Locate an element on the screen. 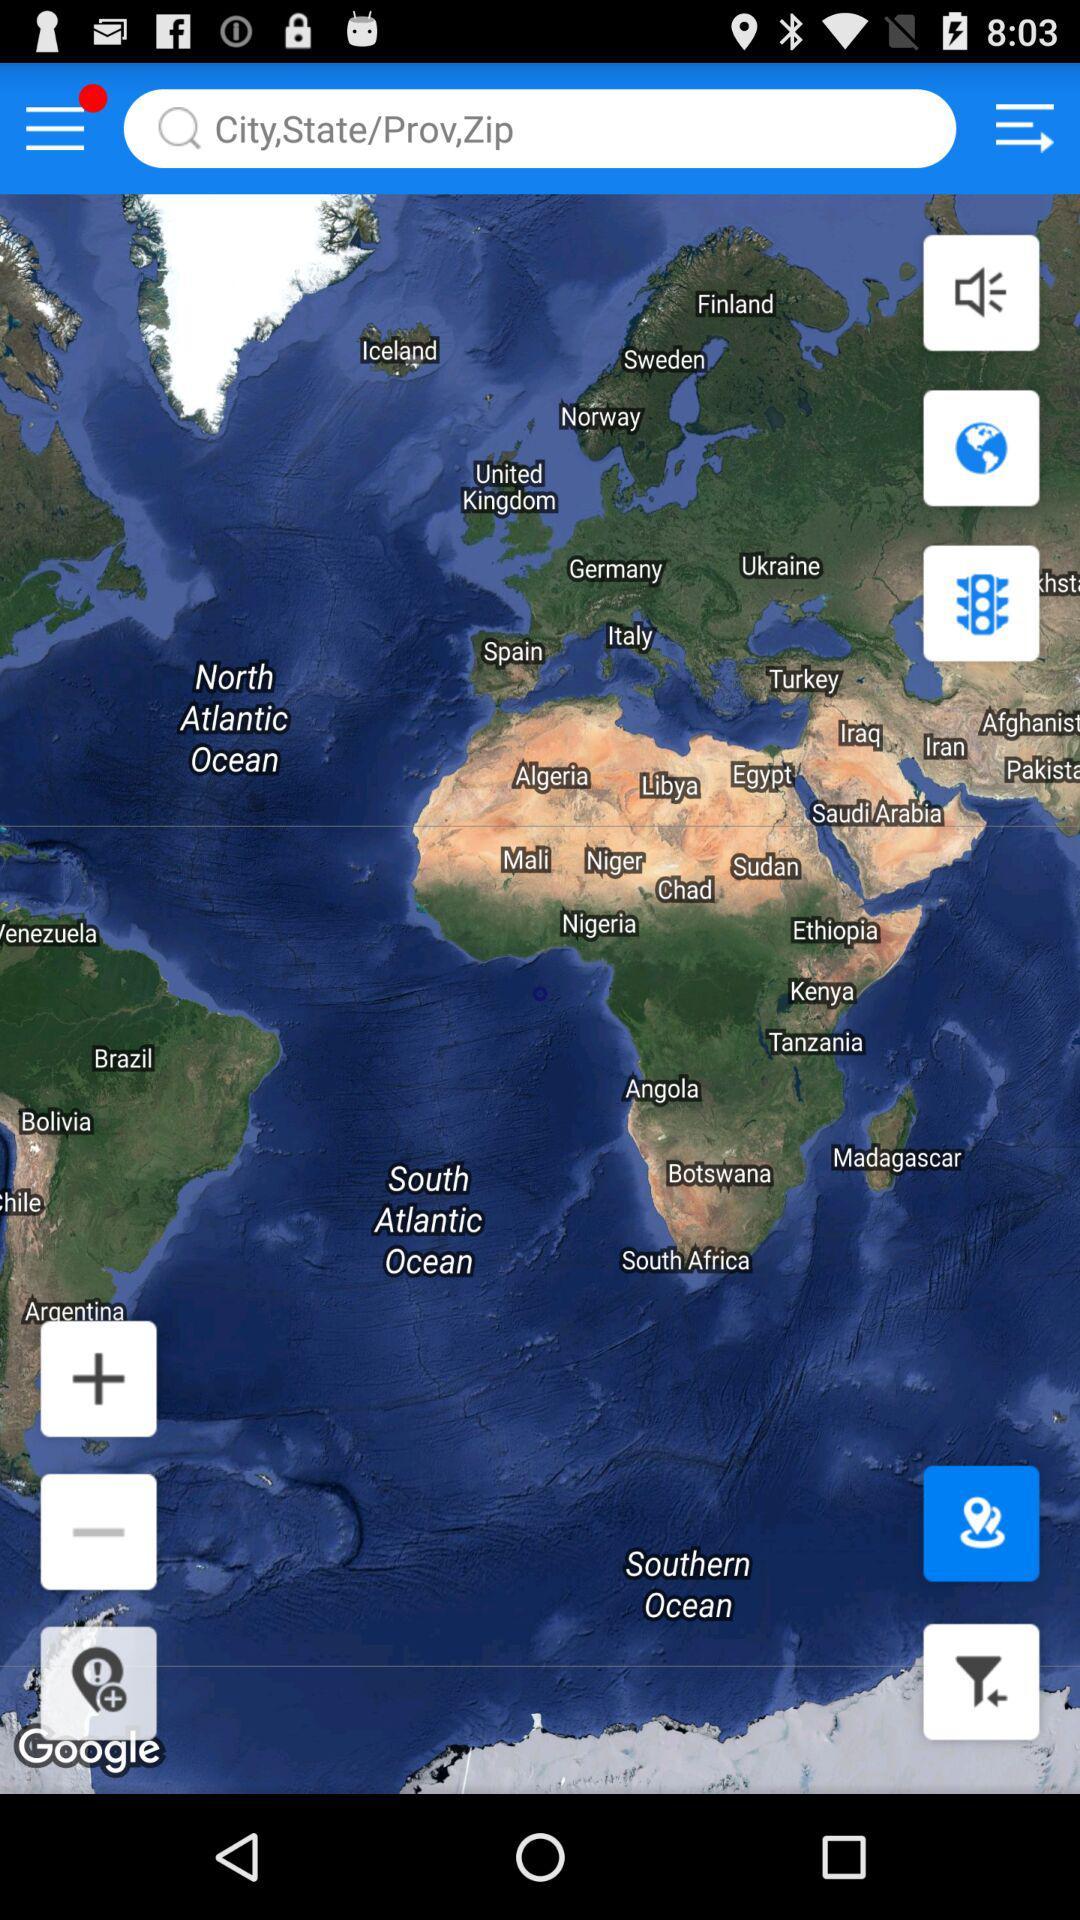 Image resolution: width=1080 pixels, height=1920 pixels. city zip space is located at coordinates (540, 127).